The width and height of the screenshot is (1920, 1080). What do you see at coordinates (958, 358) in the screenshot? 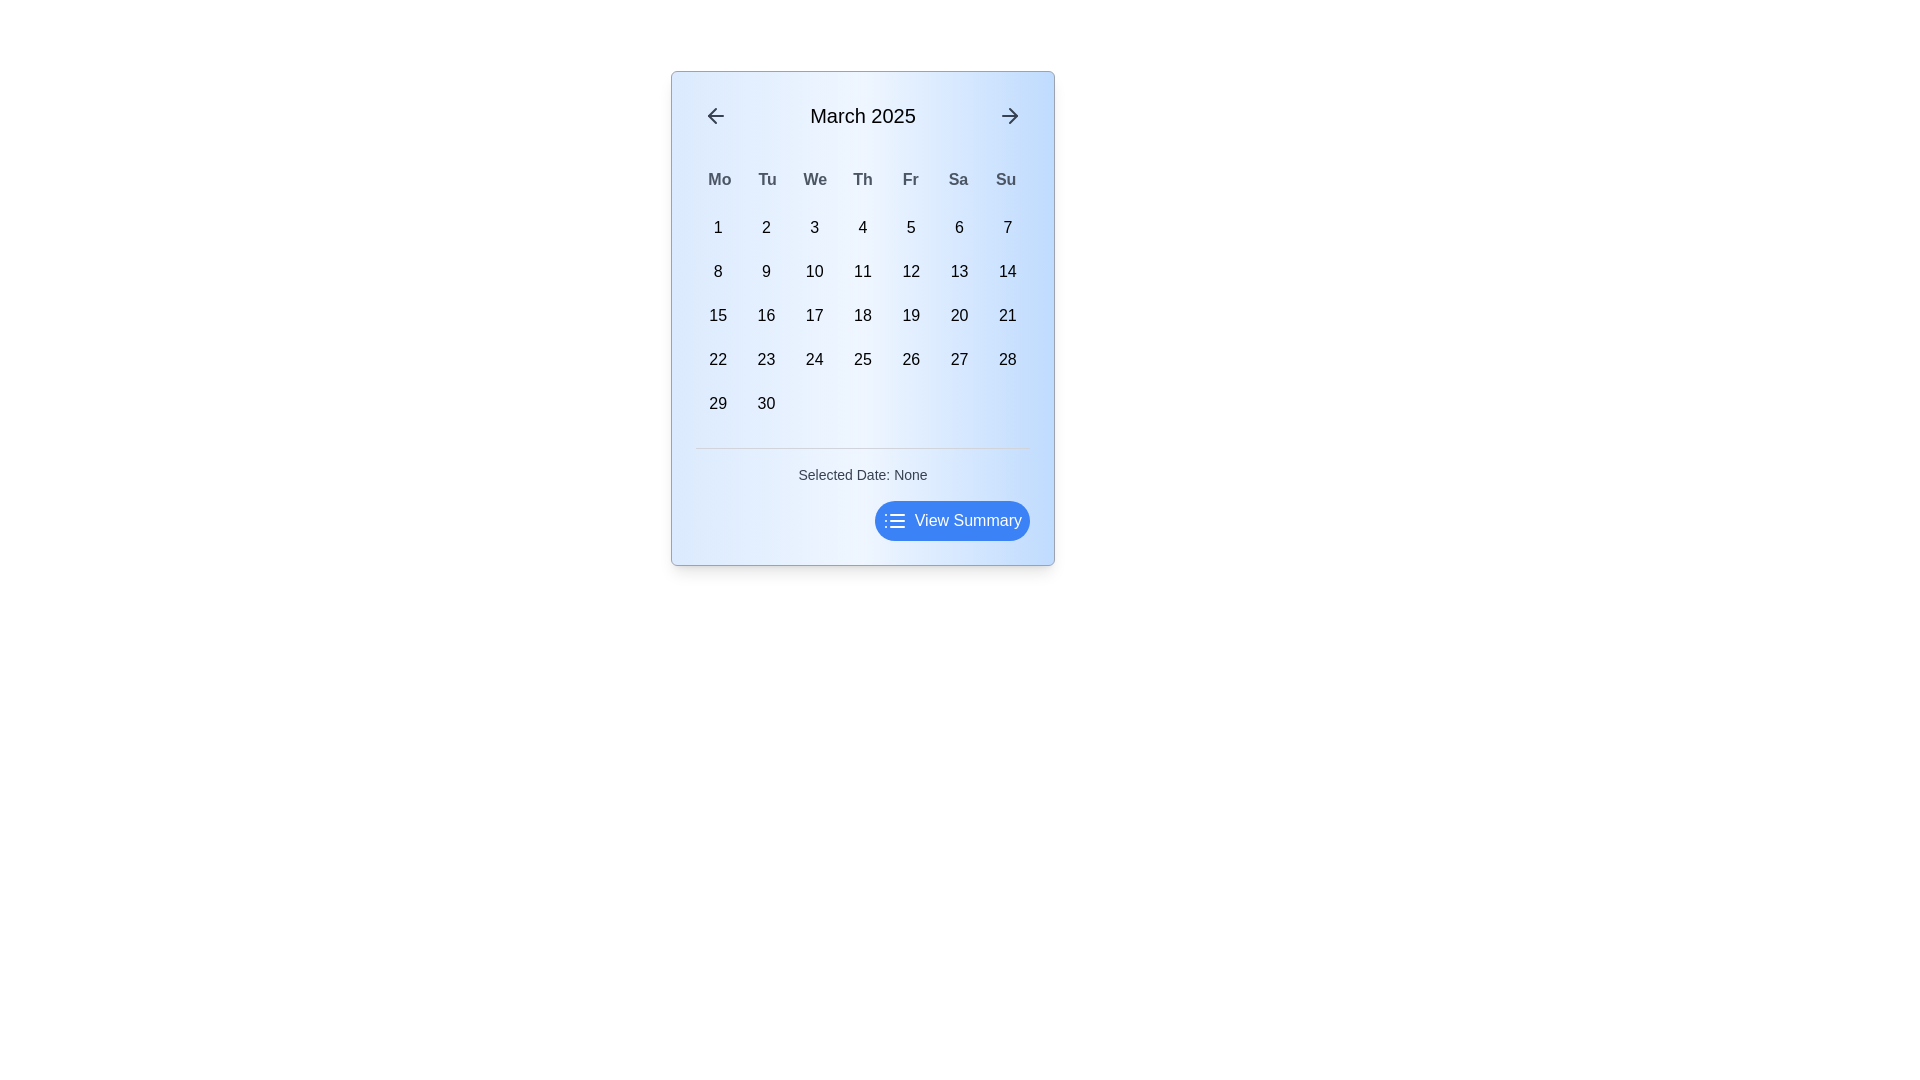
I see `the date selector button for the 27th day of the month in the calendar grid interface` at bounding box center [958, 358].